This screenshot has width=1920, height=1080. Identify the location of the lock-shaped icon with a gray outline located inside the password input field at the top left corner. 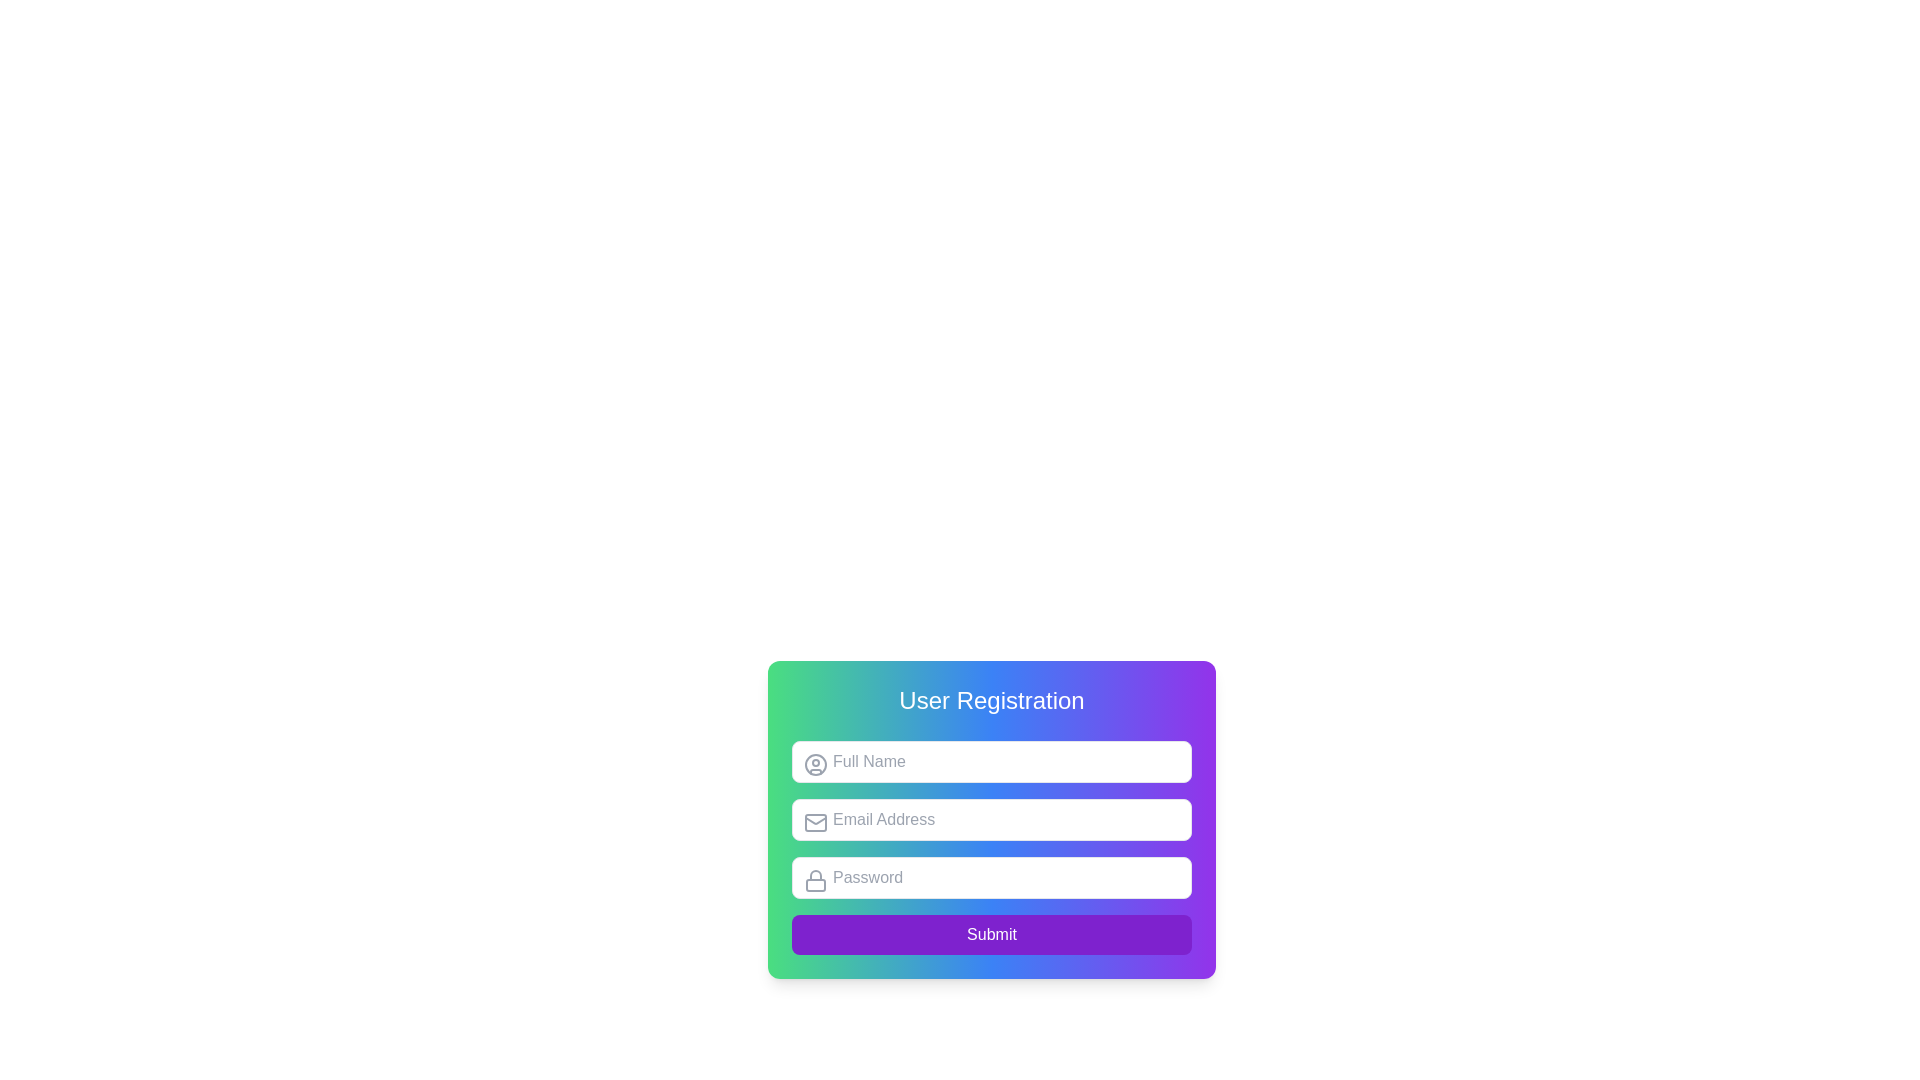
(816, 879).